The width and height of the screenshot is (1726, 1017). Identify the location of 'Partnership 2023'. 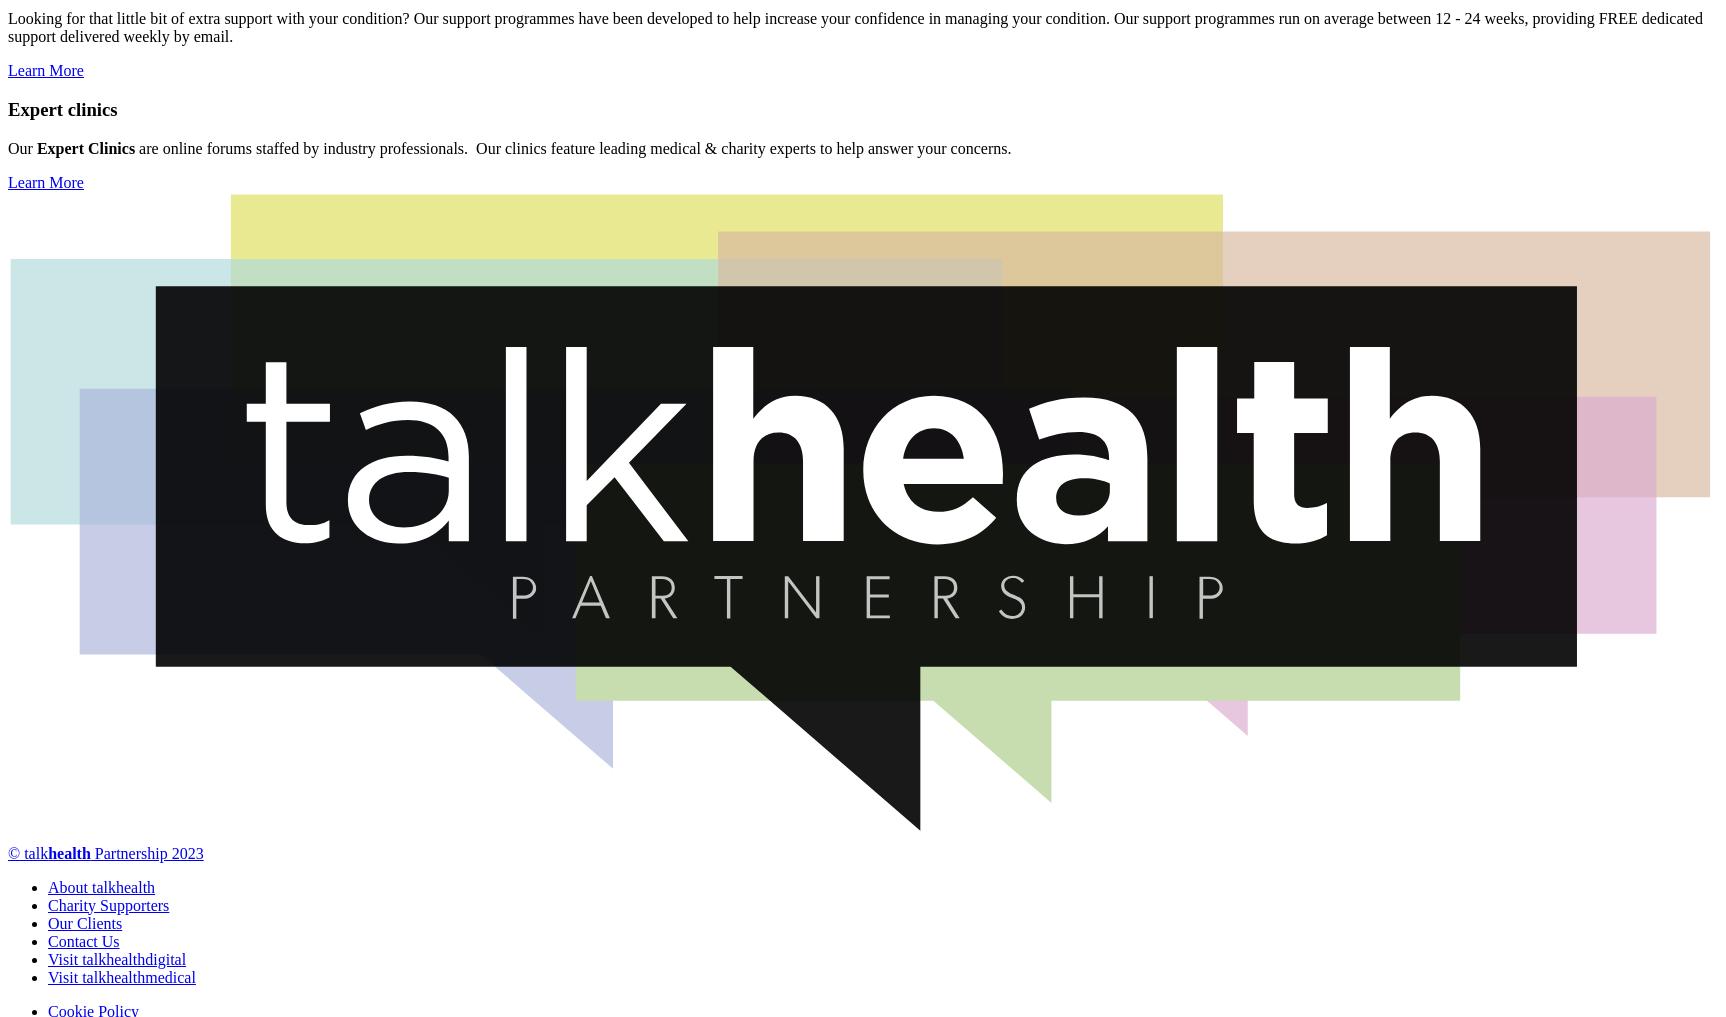
(88, 852).